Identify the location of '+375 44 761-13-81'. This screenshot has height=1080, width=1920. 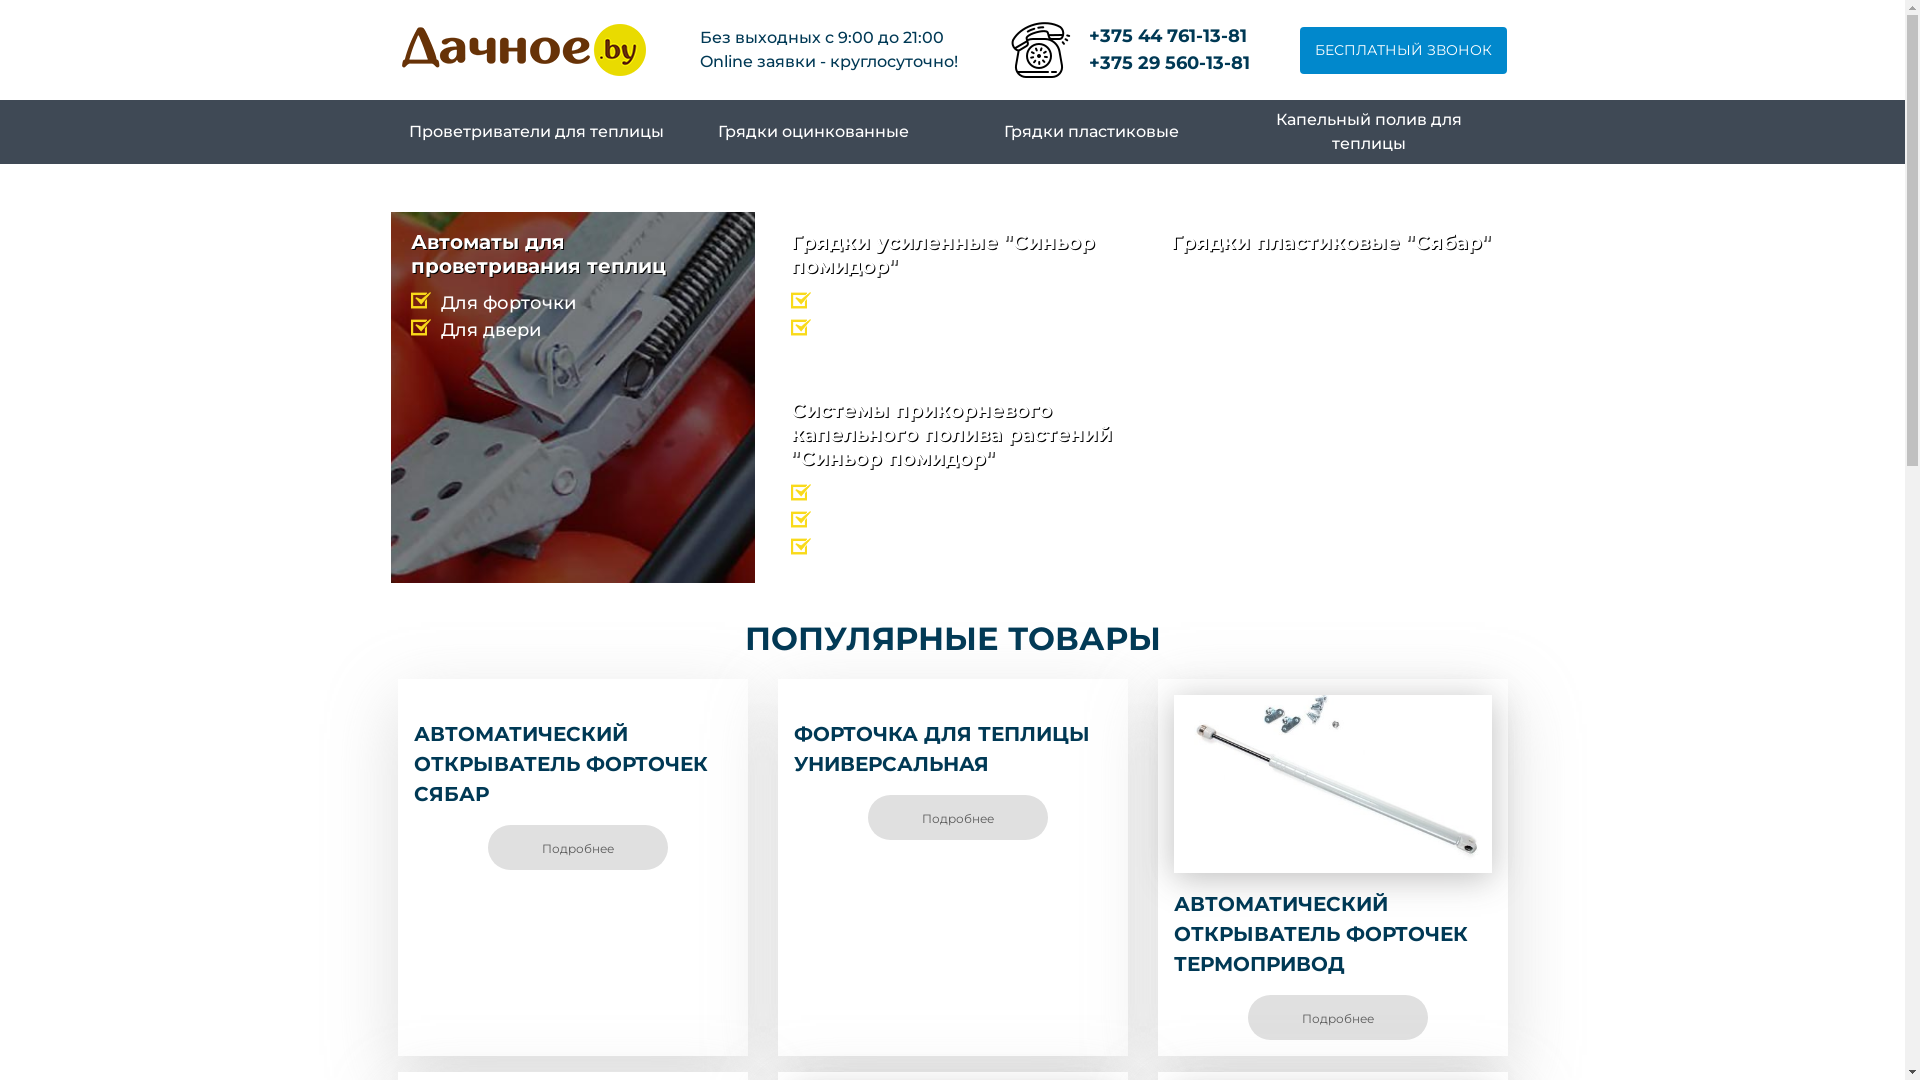
(1169, 36).